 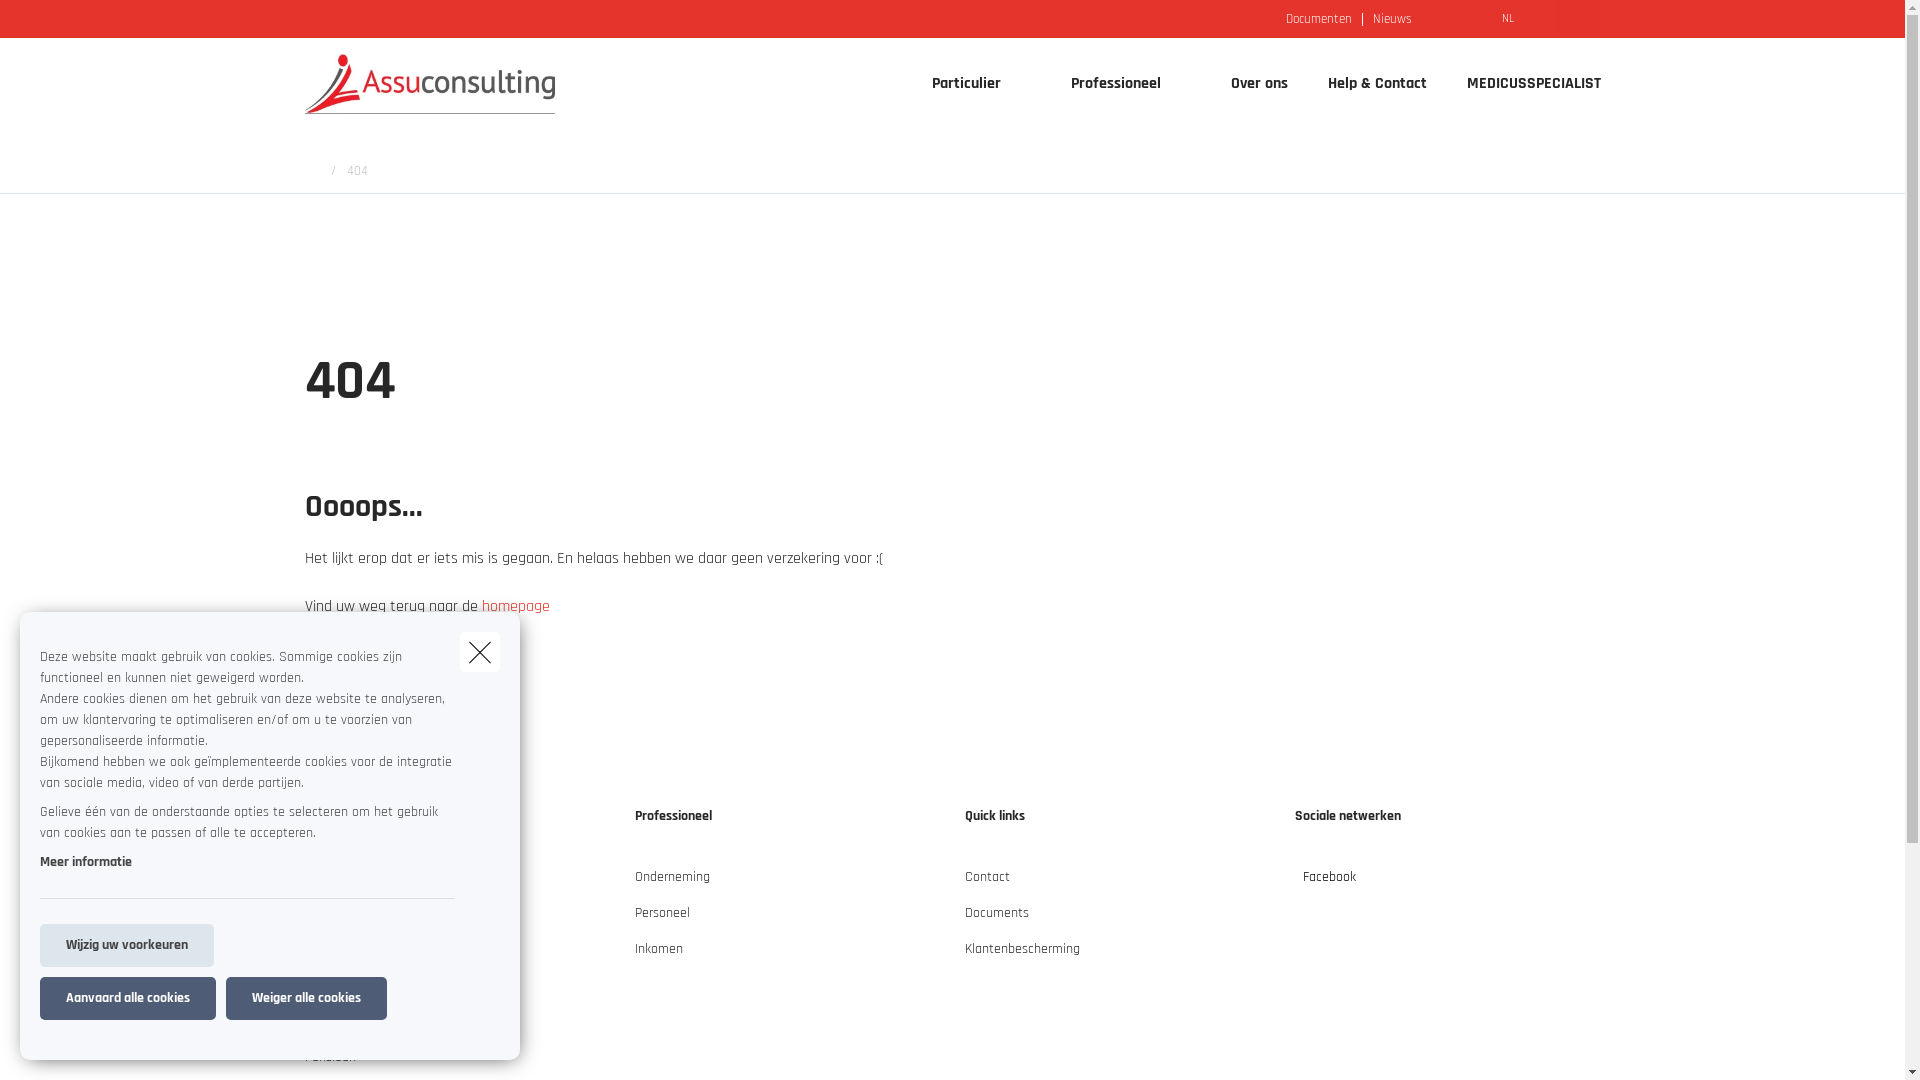 What do you see at coordinates (330, 883) in the screenshot?
I see `'Mobiliteit'` at bounding box center [330, 883].